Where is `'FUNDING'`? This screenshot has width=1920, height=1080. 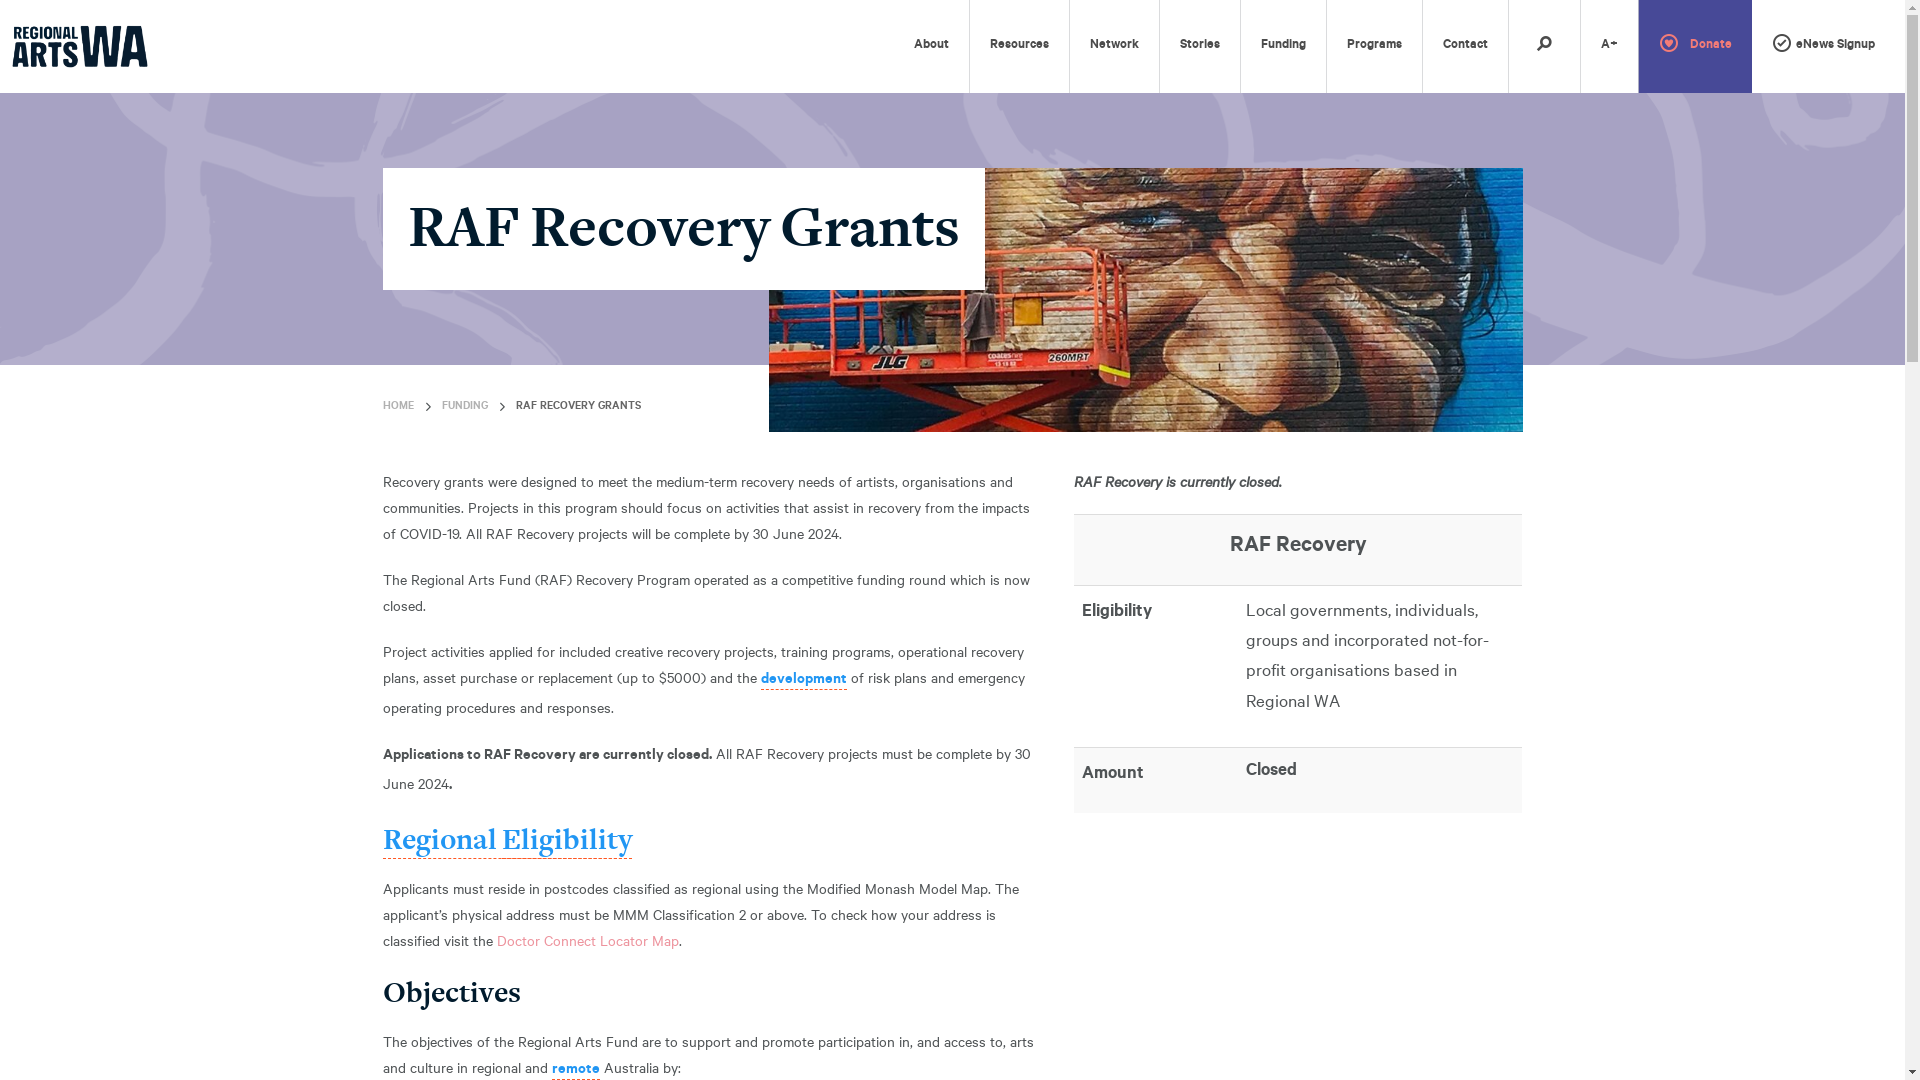 'FUNDING' is located at coordinates (464, 406).